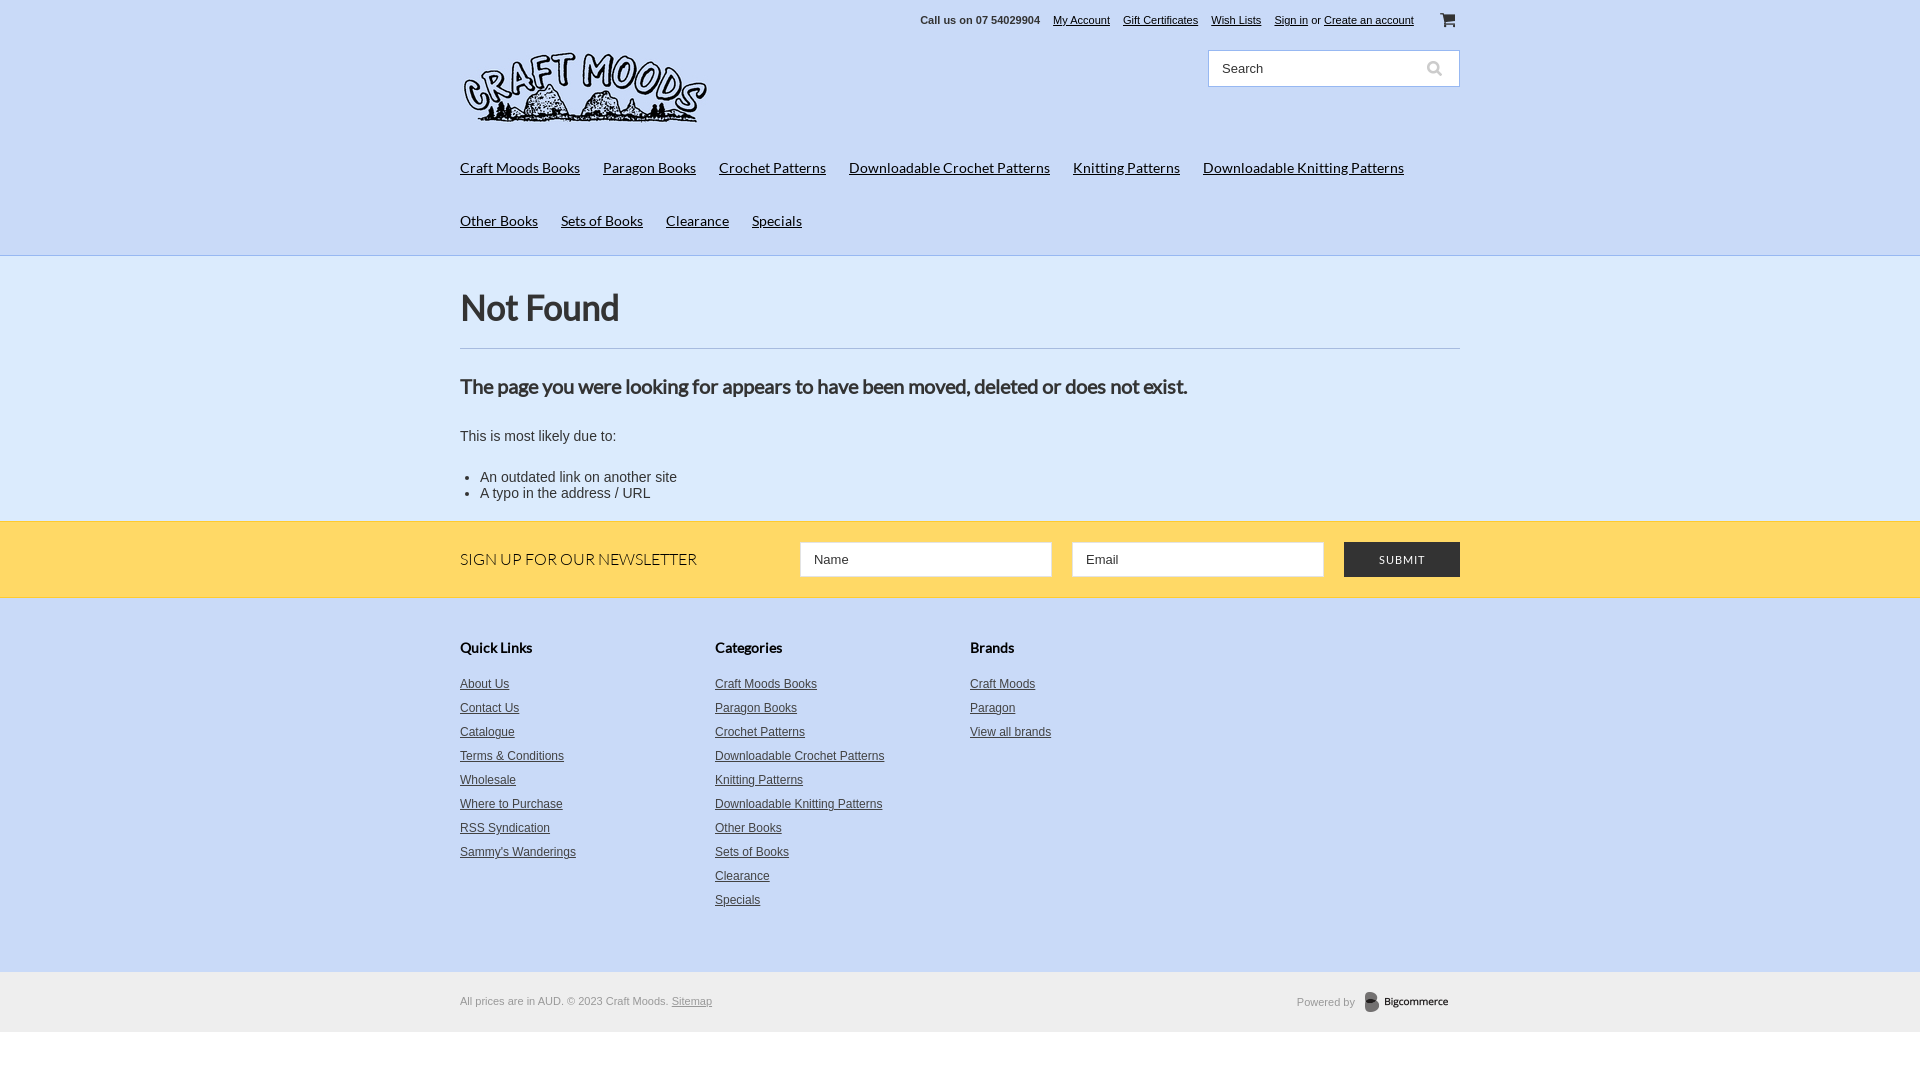 The image size is (1920, 1080). I want to click on 'Where to Purchase', so click(459, 802).